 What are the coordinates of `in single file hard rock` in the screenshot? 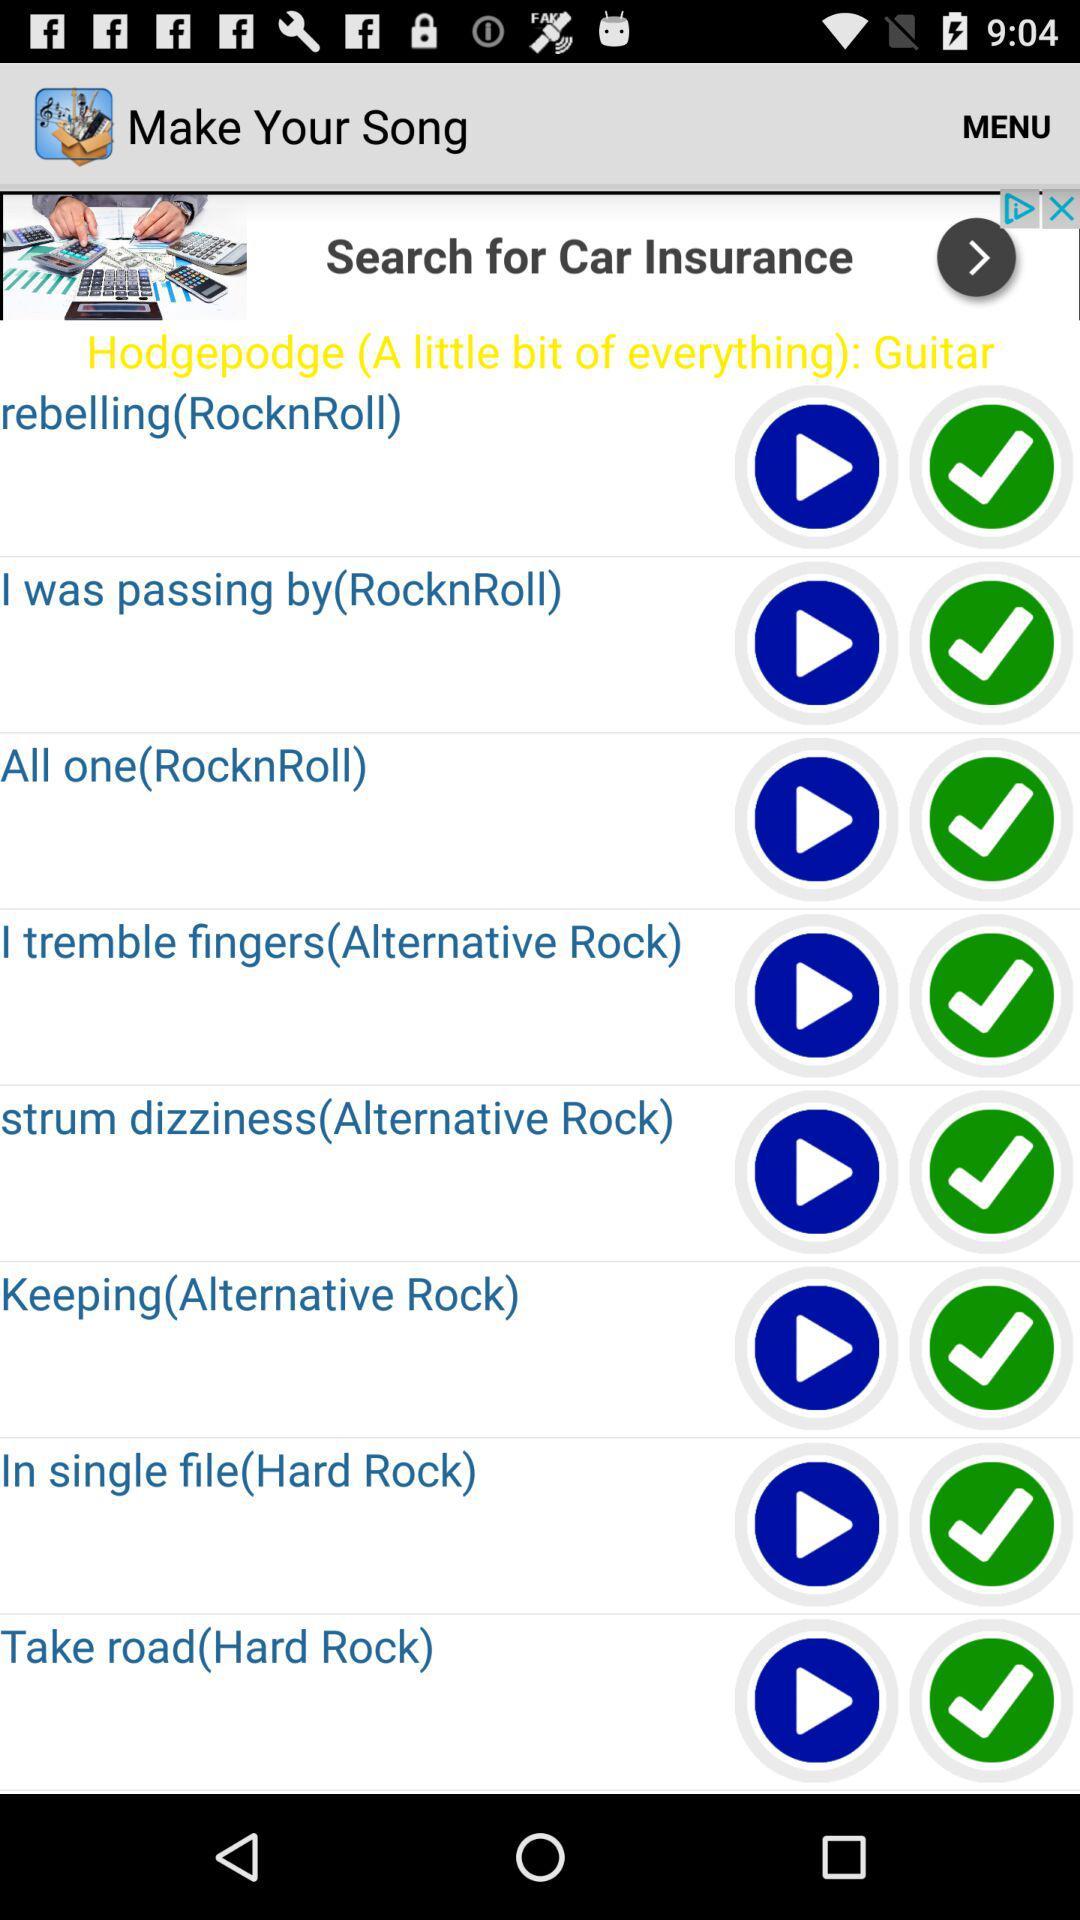 It's located at (817, 1524).